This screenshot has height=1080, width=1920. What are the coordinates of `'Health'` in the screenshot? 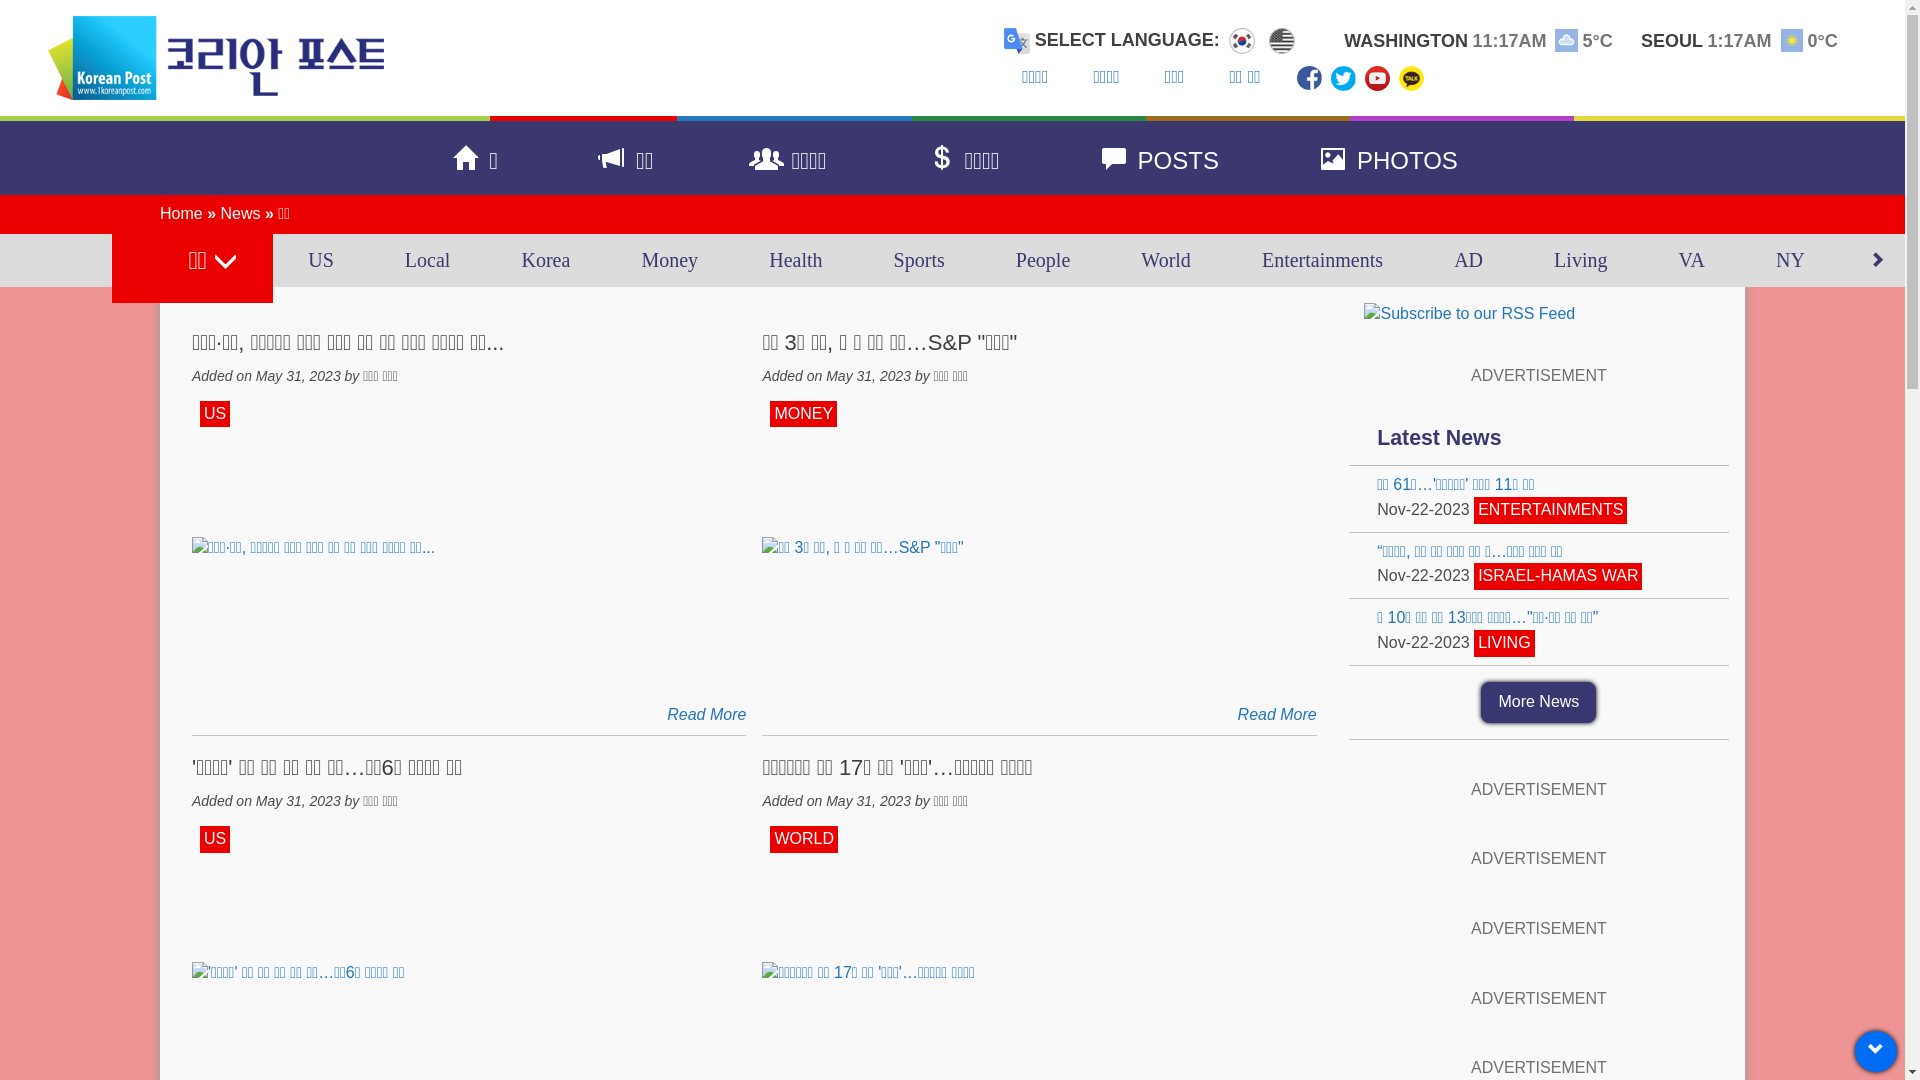 It's located at (733, 260).